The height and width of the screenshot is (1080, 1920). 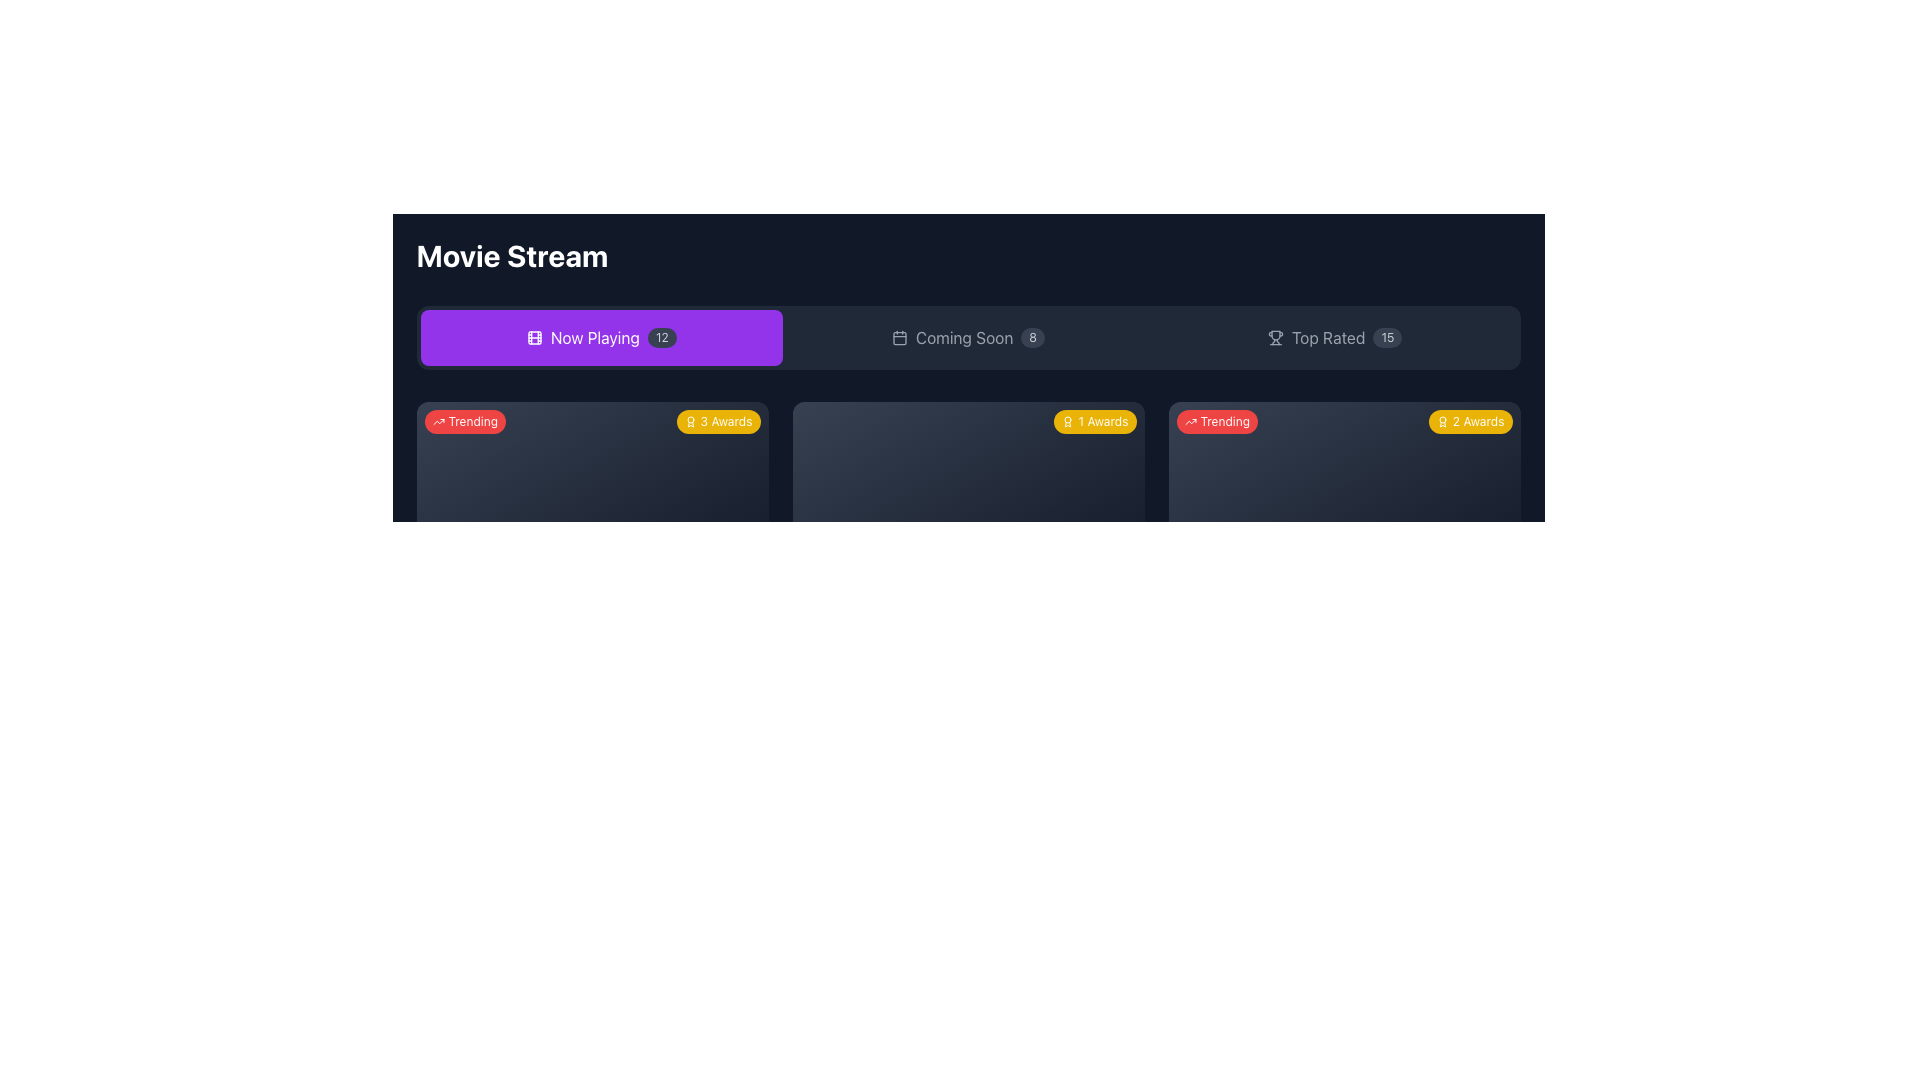 I want to click on the displayed information in the rectangular informational card section that features a gradient background and badges labeled 'Trending' and '3 Awards', so click(x=591, y=496).